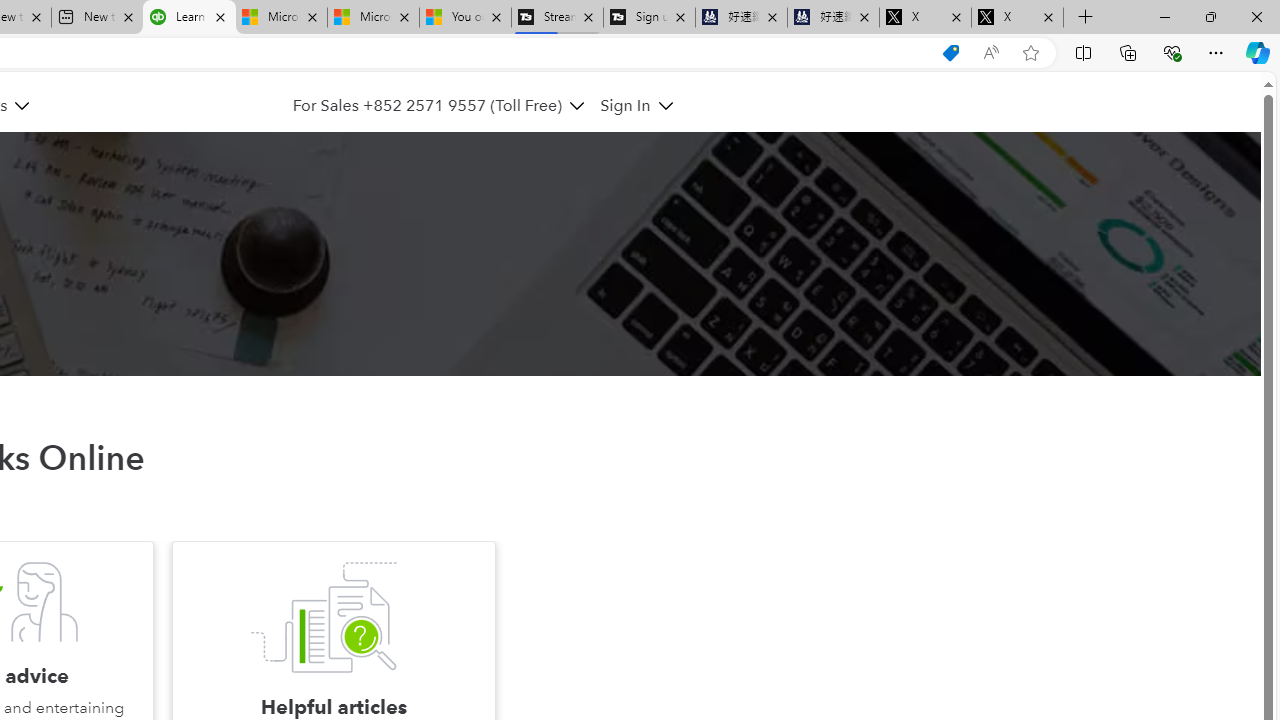 Image resolution: width=1280 pixels, height=720 pixels. I want to click on 'Class: MenuItem_dDown__f585abf6 MenuItem_white__f585abf6', so click(665, 106).